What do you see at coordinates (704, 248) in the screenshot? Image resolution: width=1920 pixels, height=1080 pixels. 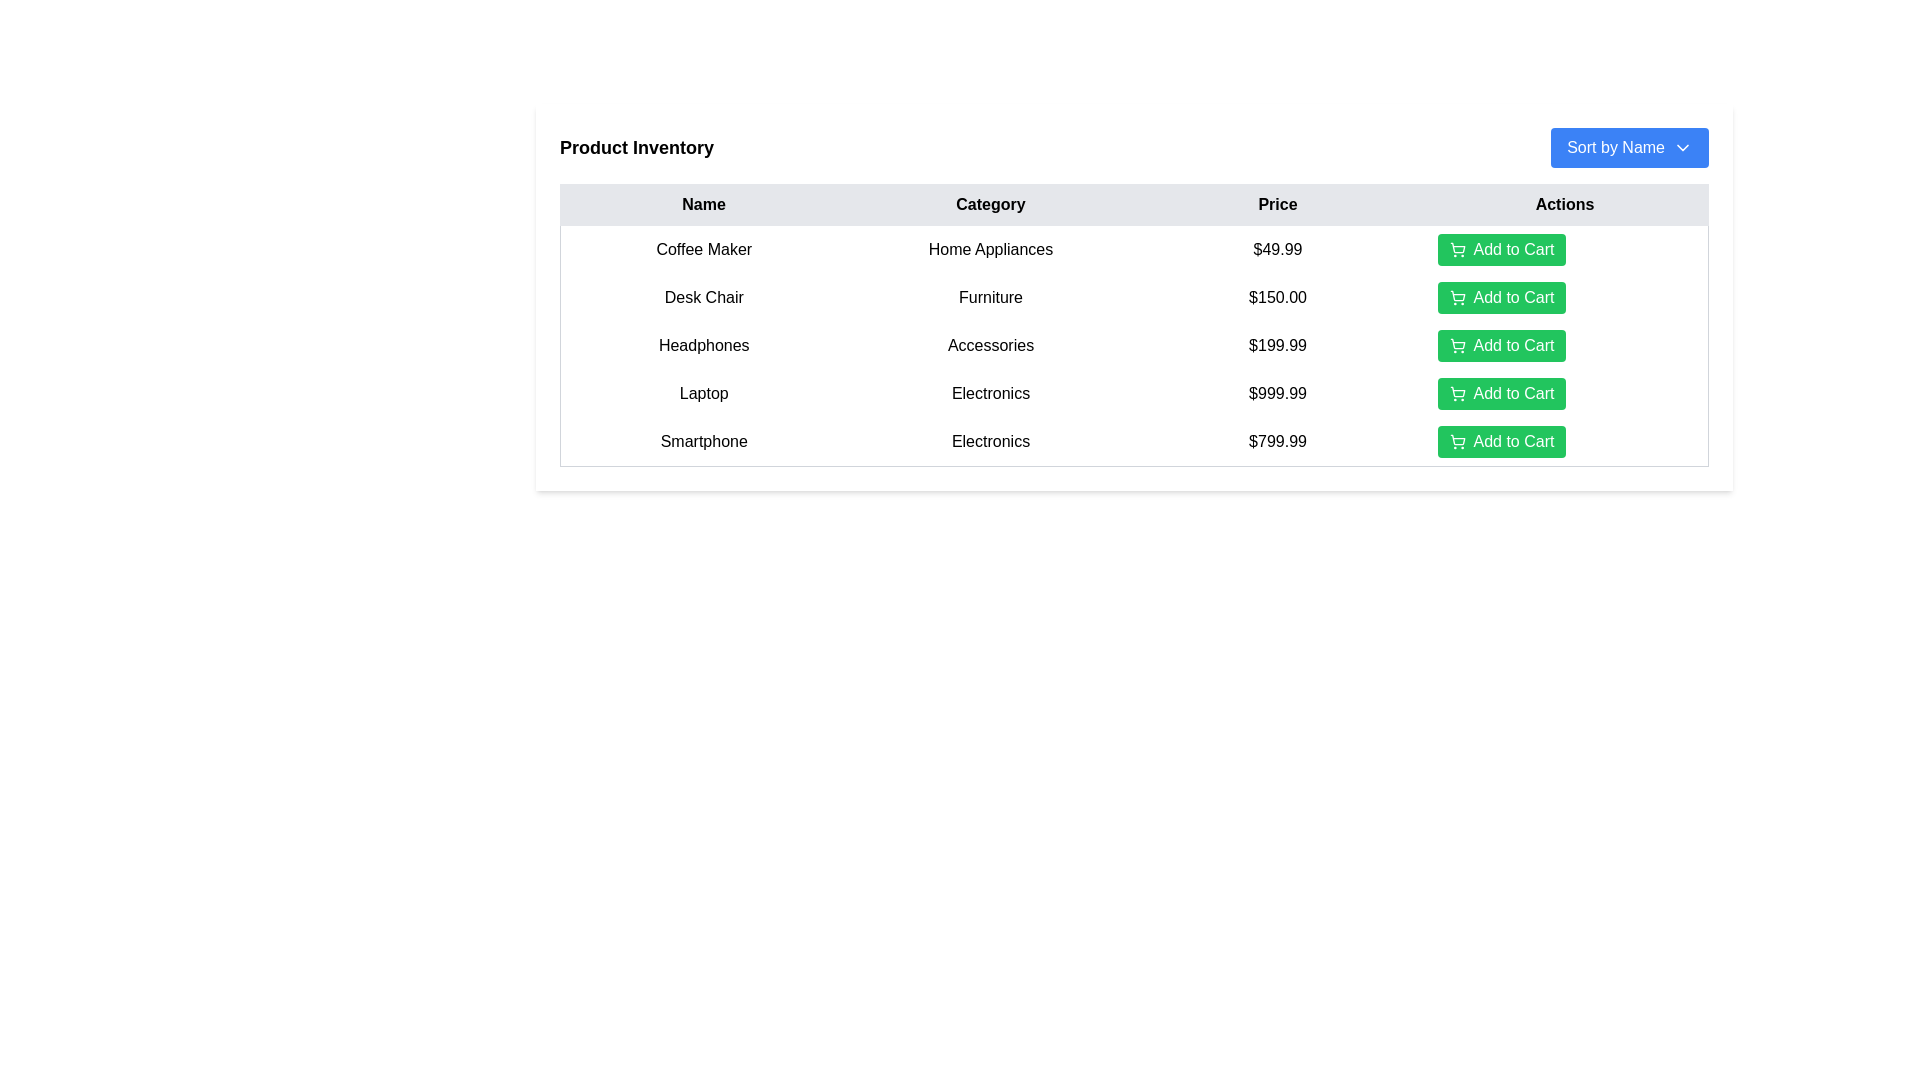 I see `the text block element displaying 'Coffee Maker', which is the first cell in the row under the 'Name' column of the product information table` at bounding box center [704, 248].